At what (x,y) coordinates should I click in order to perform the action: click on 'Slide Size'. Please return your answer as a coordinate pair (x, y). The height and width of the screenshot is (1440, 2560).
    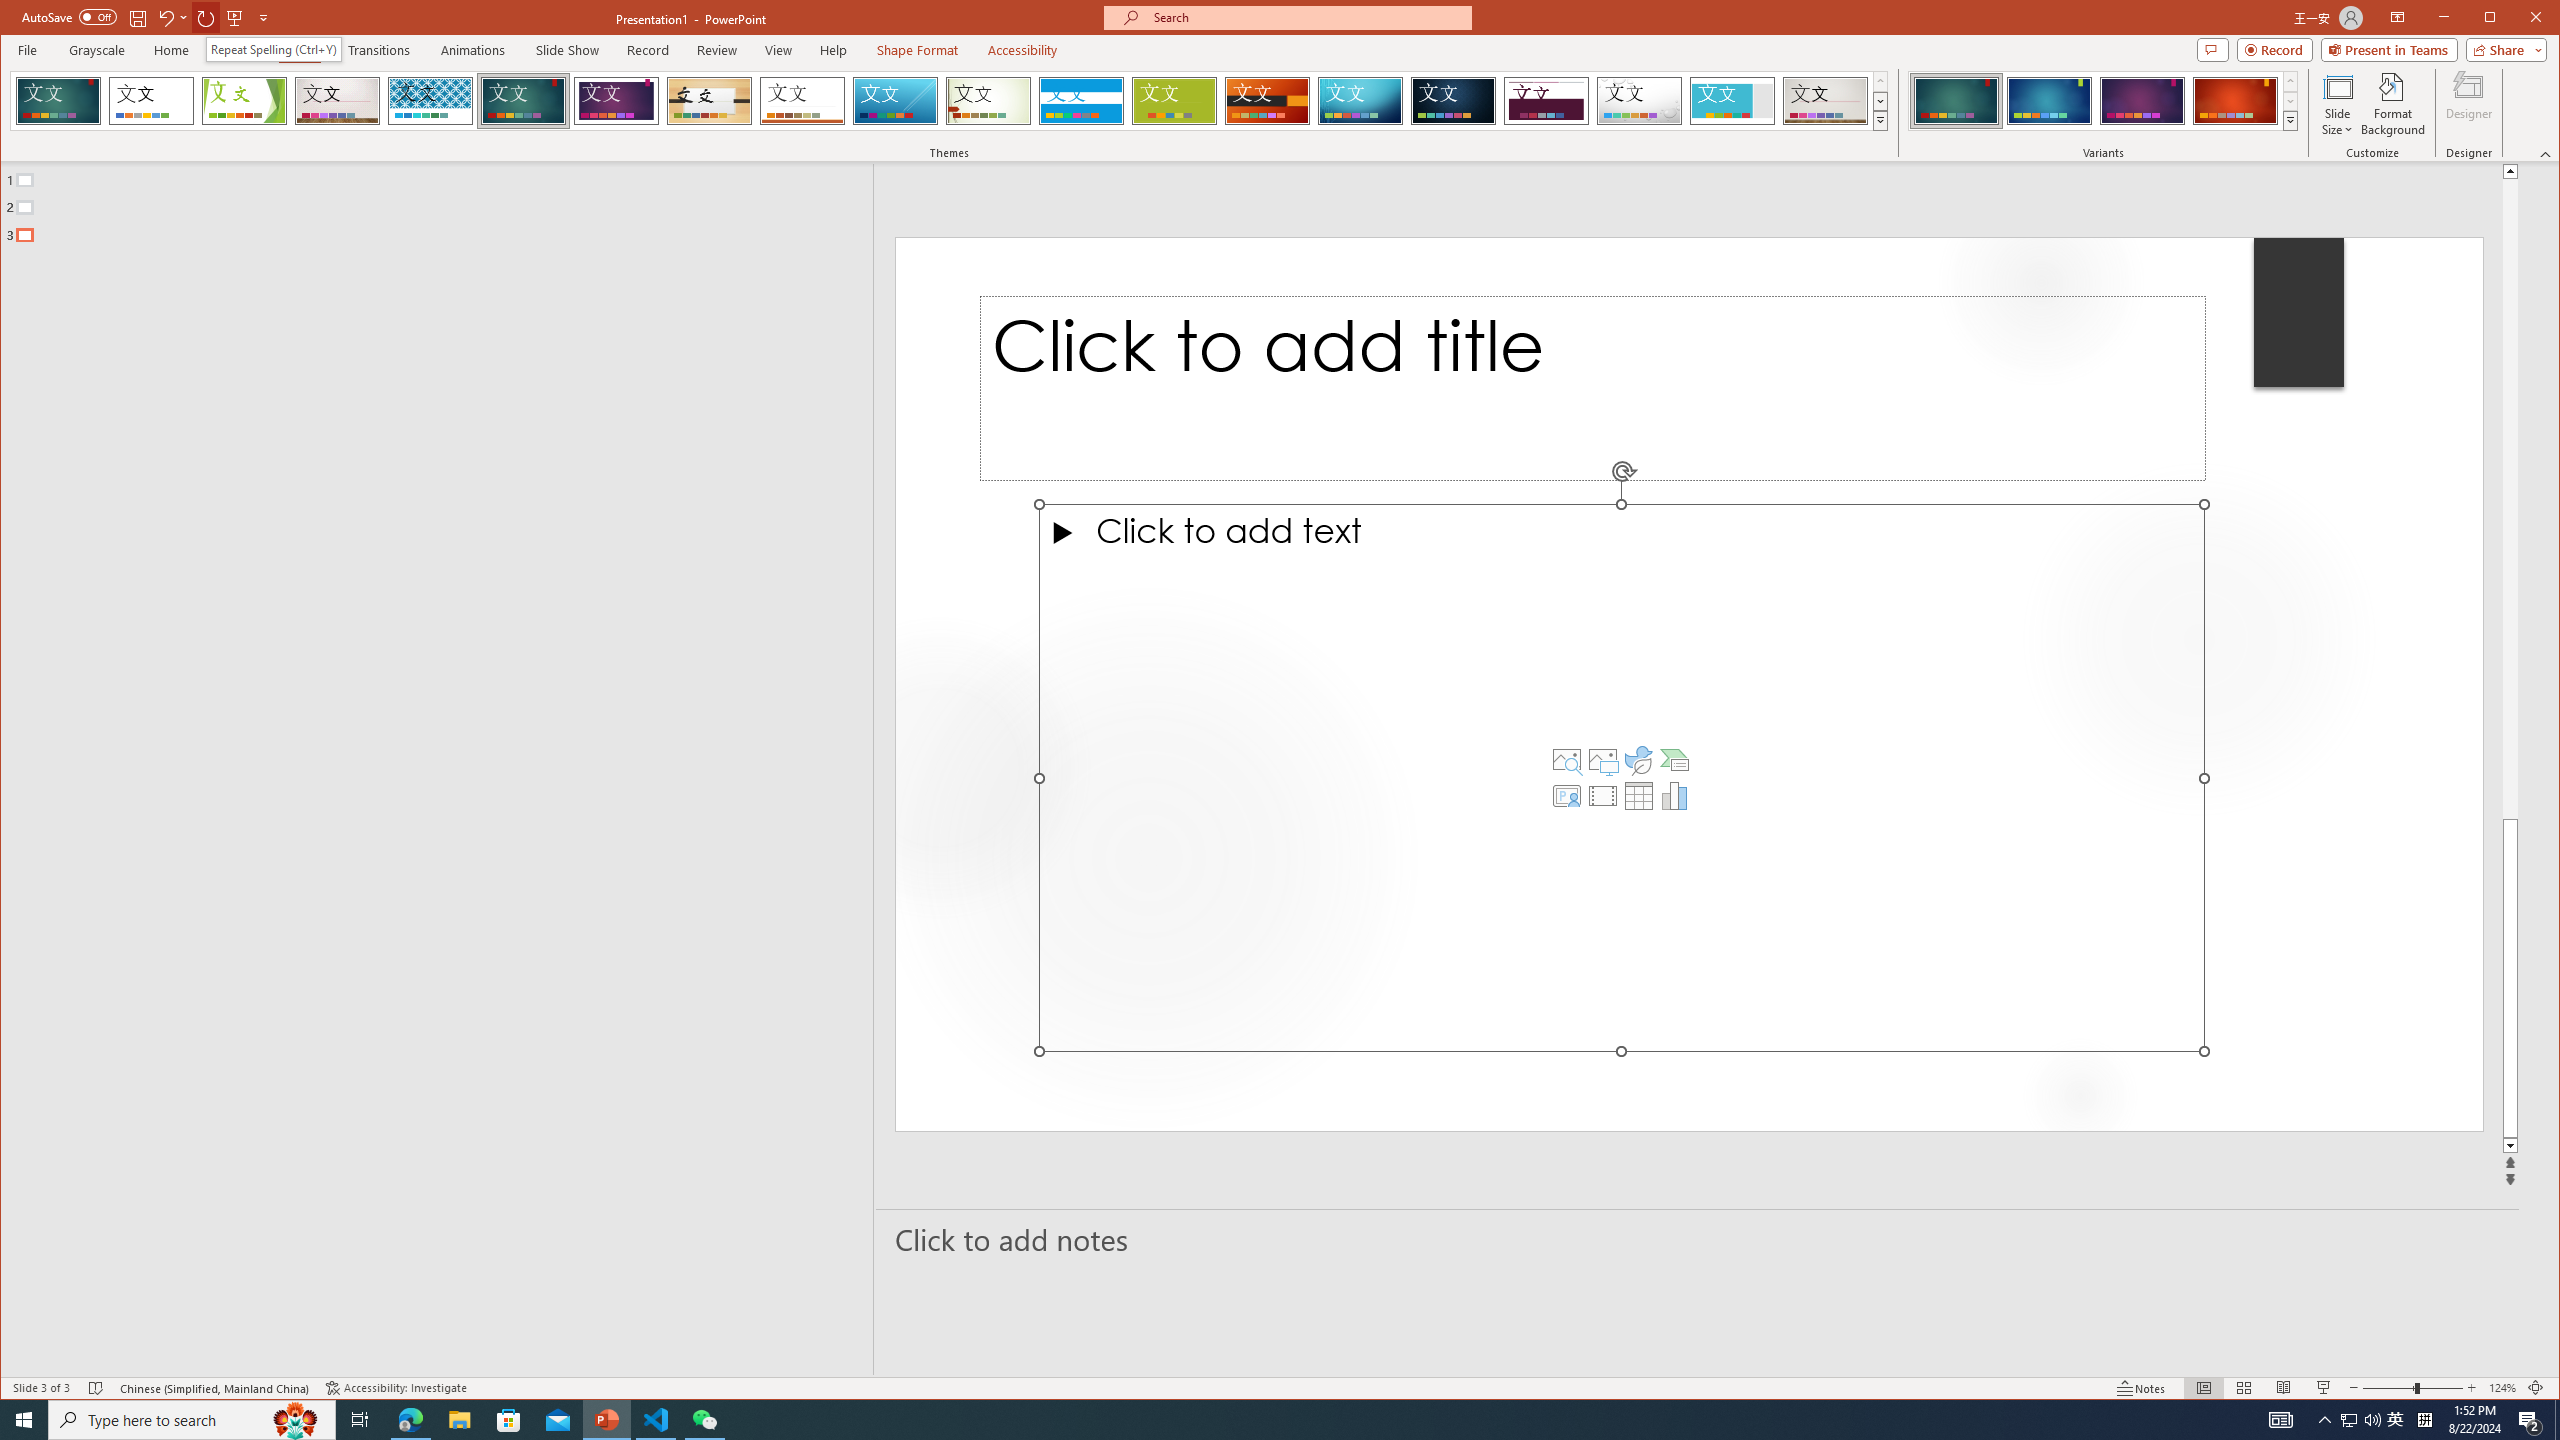
    Looking at the image, I should click on (2336, 103).